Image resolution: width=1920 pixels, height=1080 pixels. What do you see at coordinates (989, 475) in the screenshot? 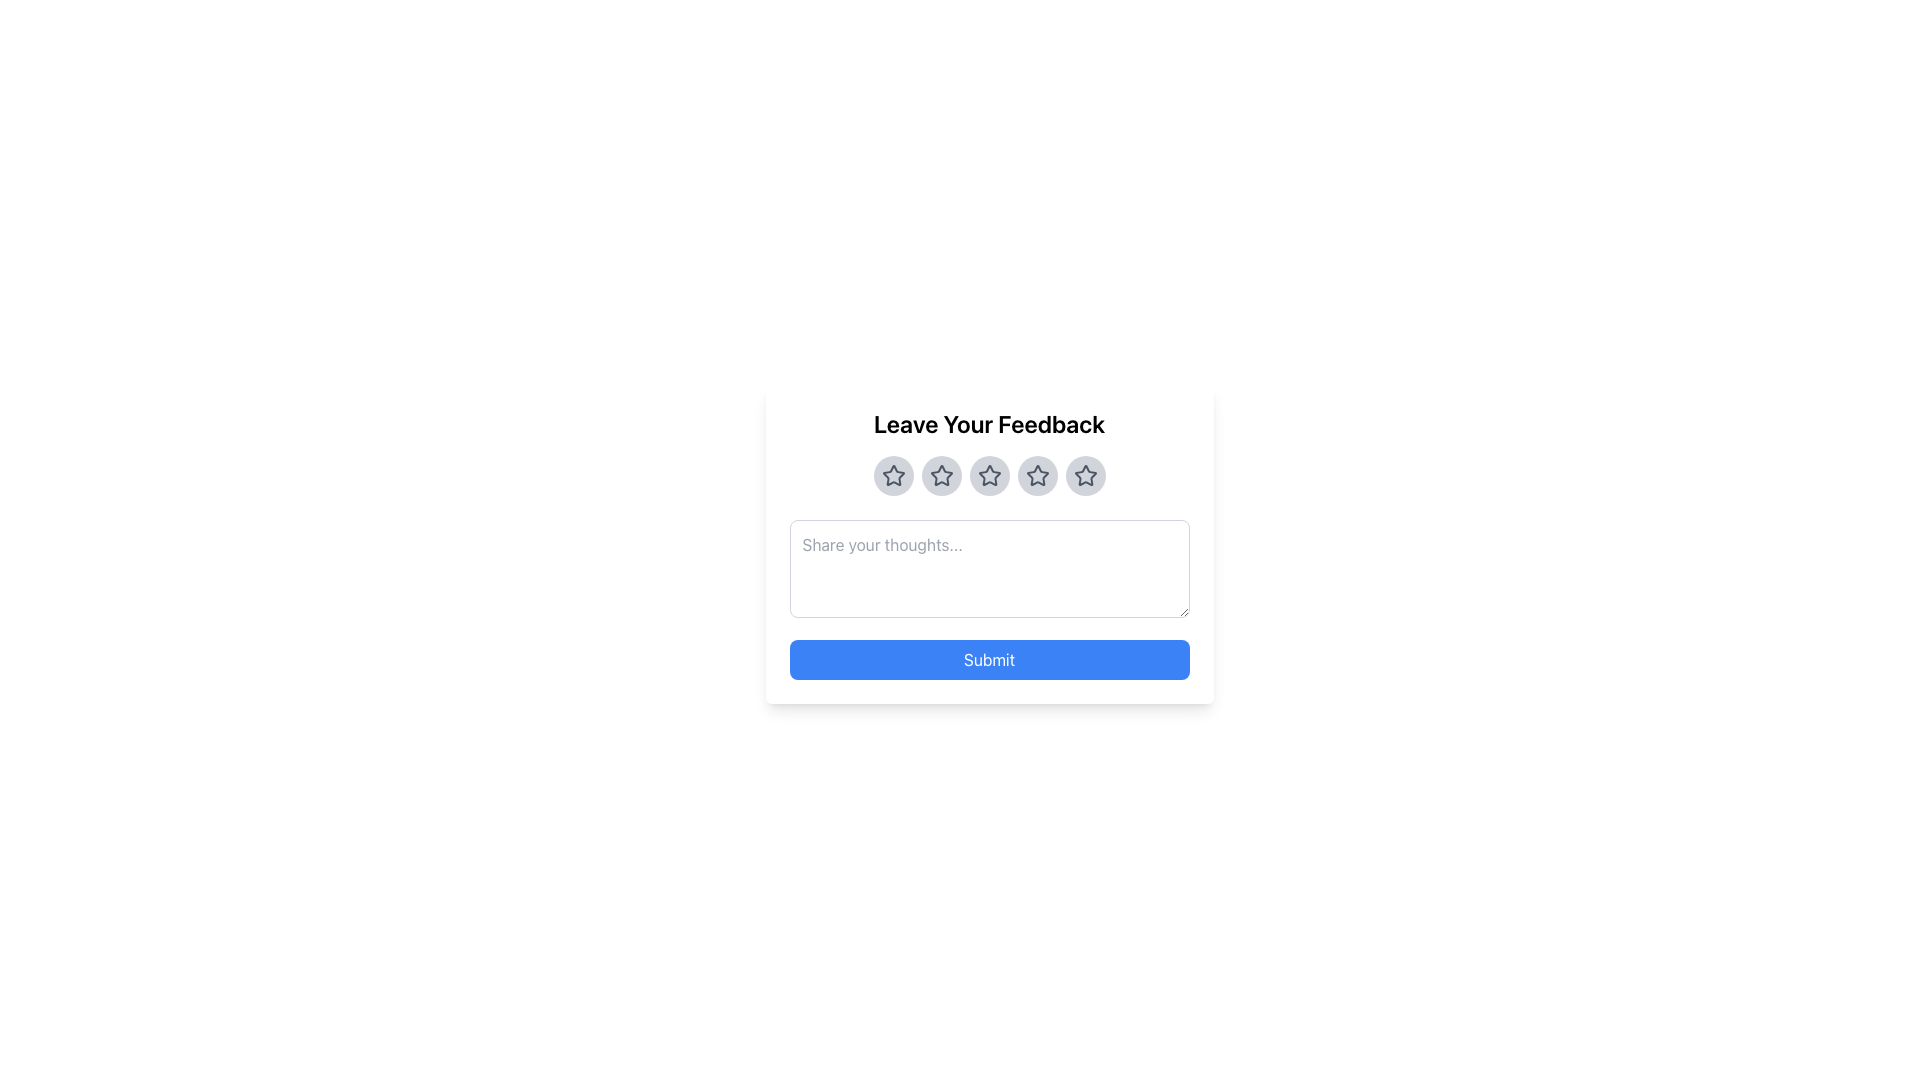
I see `the circular button containing the star icon` at bounding box center [989, 475].